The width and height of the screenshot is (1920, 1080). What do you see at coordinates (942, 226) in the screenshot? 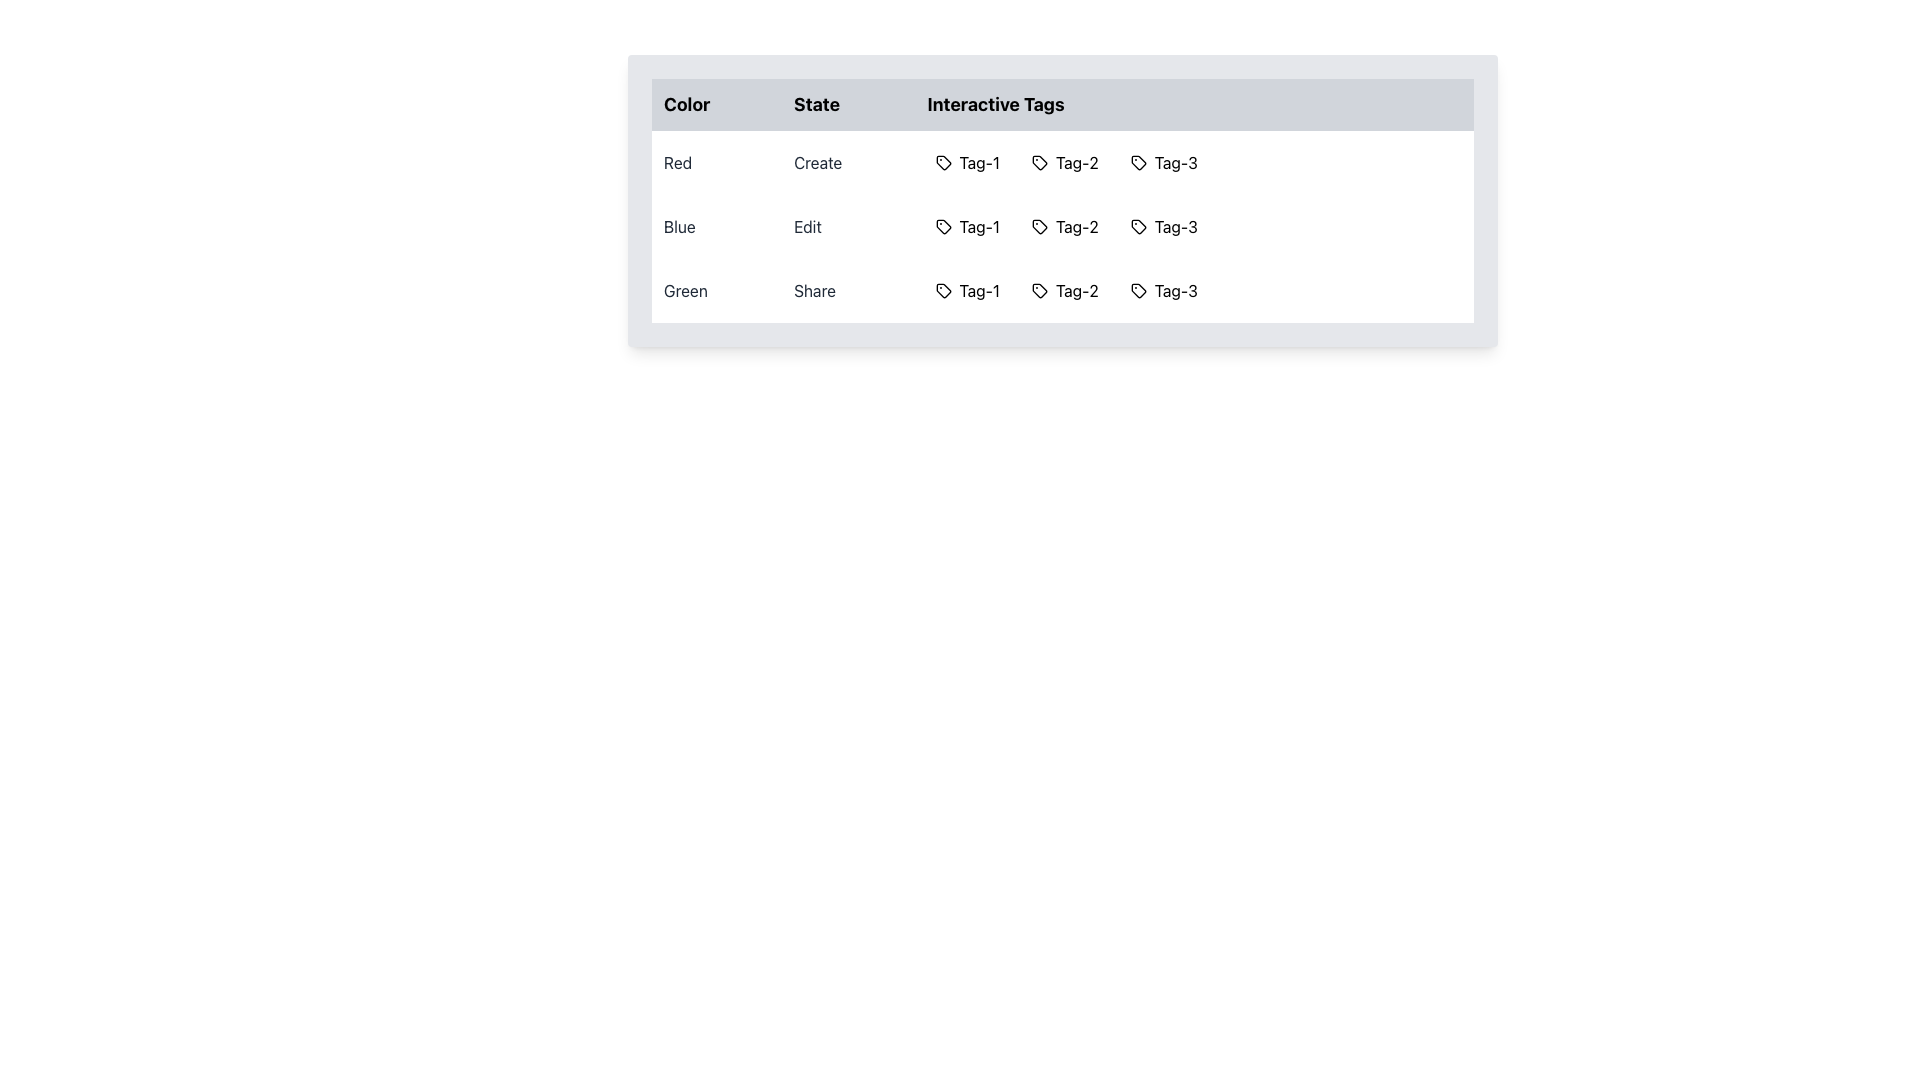
I see `the first tag icon under the 'Interactive Tags' column in the second row of the table, which is associated with the 'Edit' action` at bounding box center [942, 226].